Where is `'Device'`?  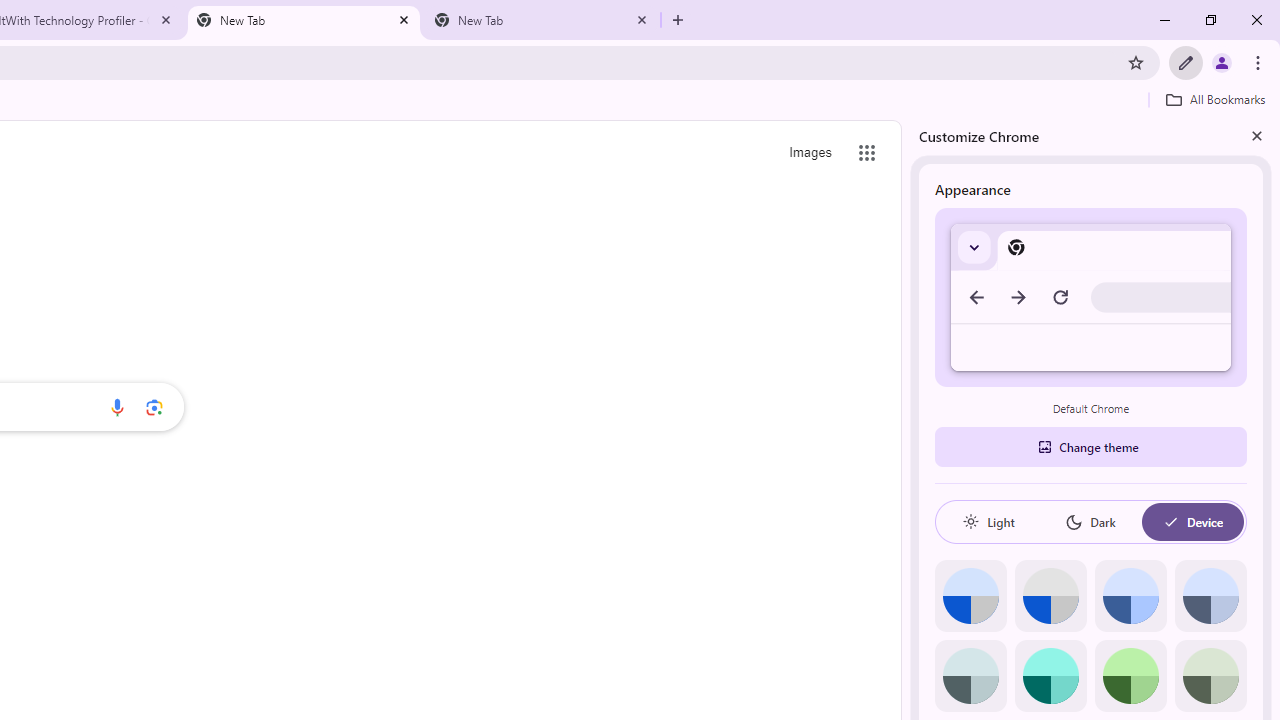 'Device' is located at coordinates (1192, 521).